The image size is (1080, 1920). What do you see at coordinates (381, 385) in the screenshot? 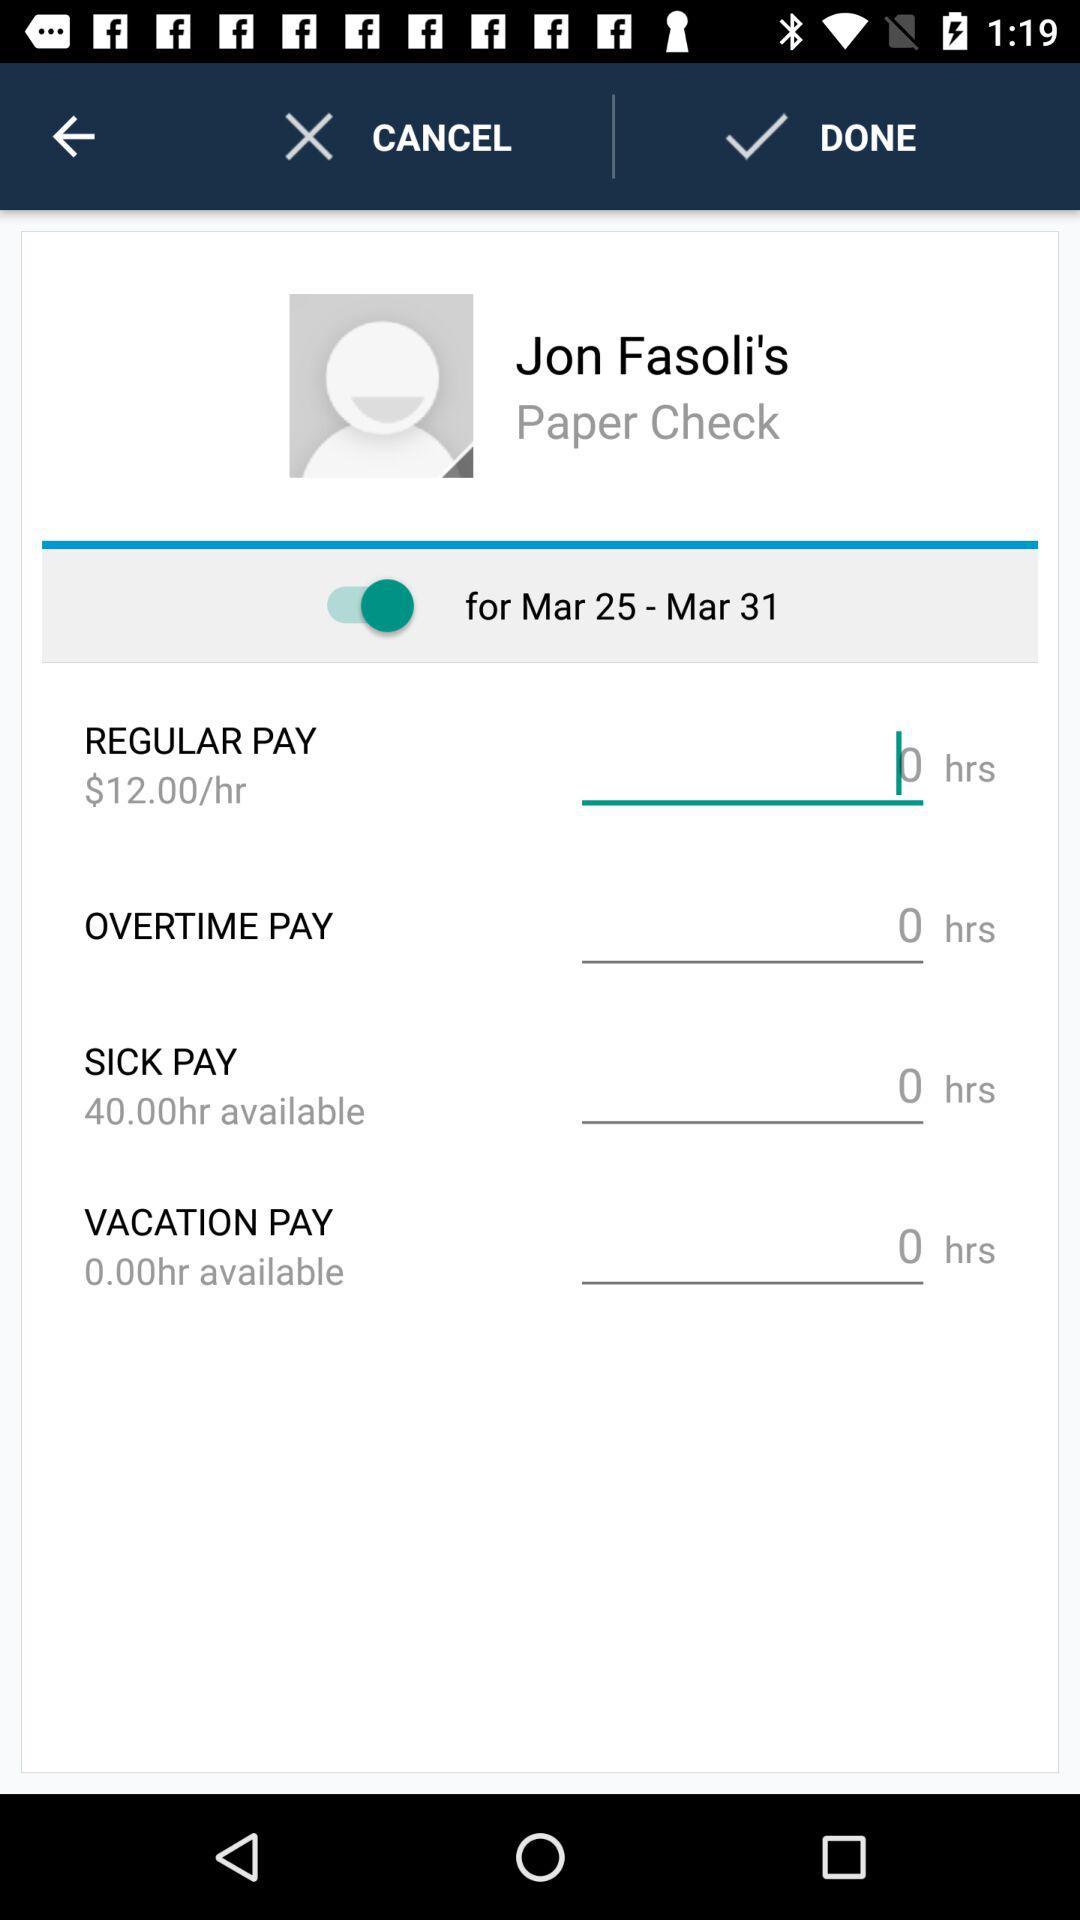
I see `profile picture` at bounding box center [381, 385].